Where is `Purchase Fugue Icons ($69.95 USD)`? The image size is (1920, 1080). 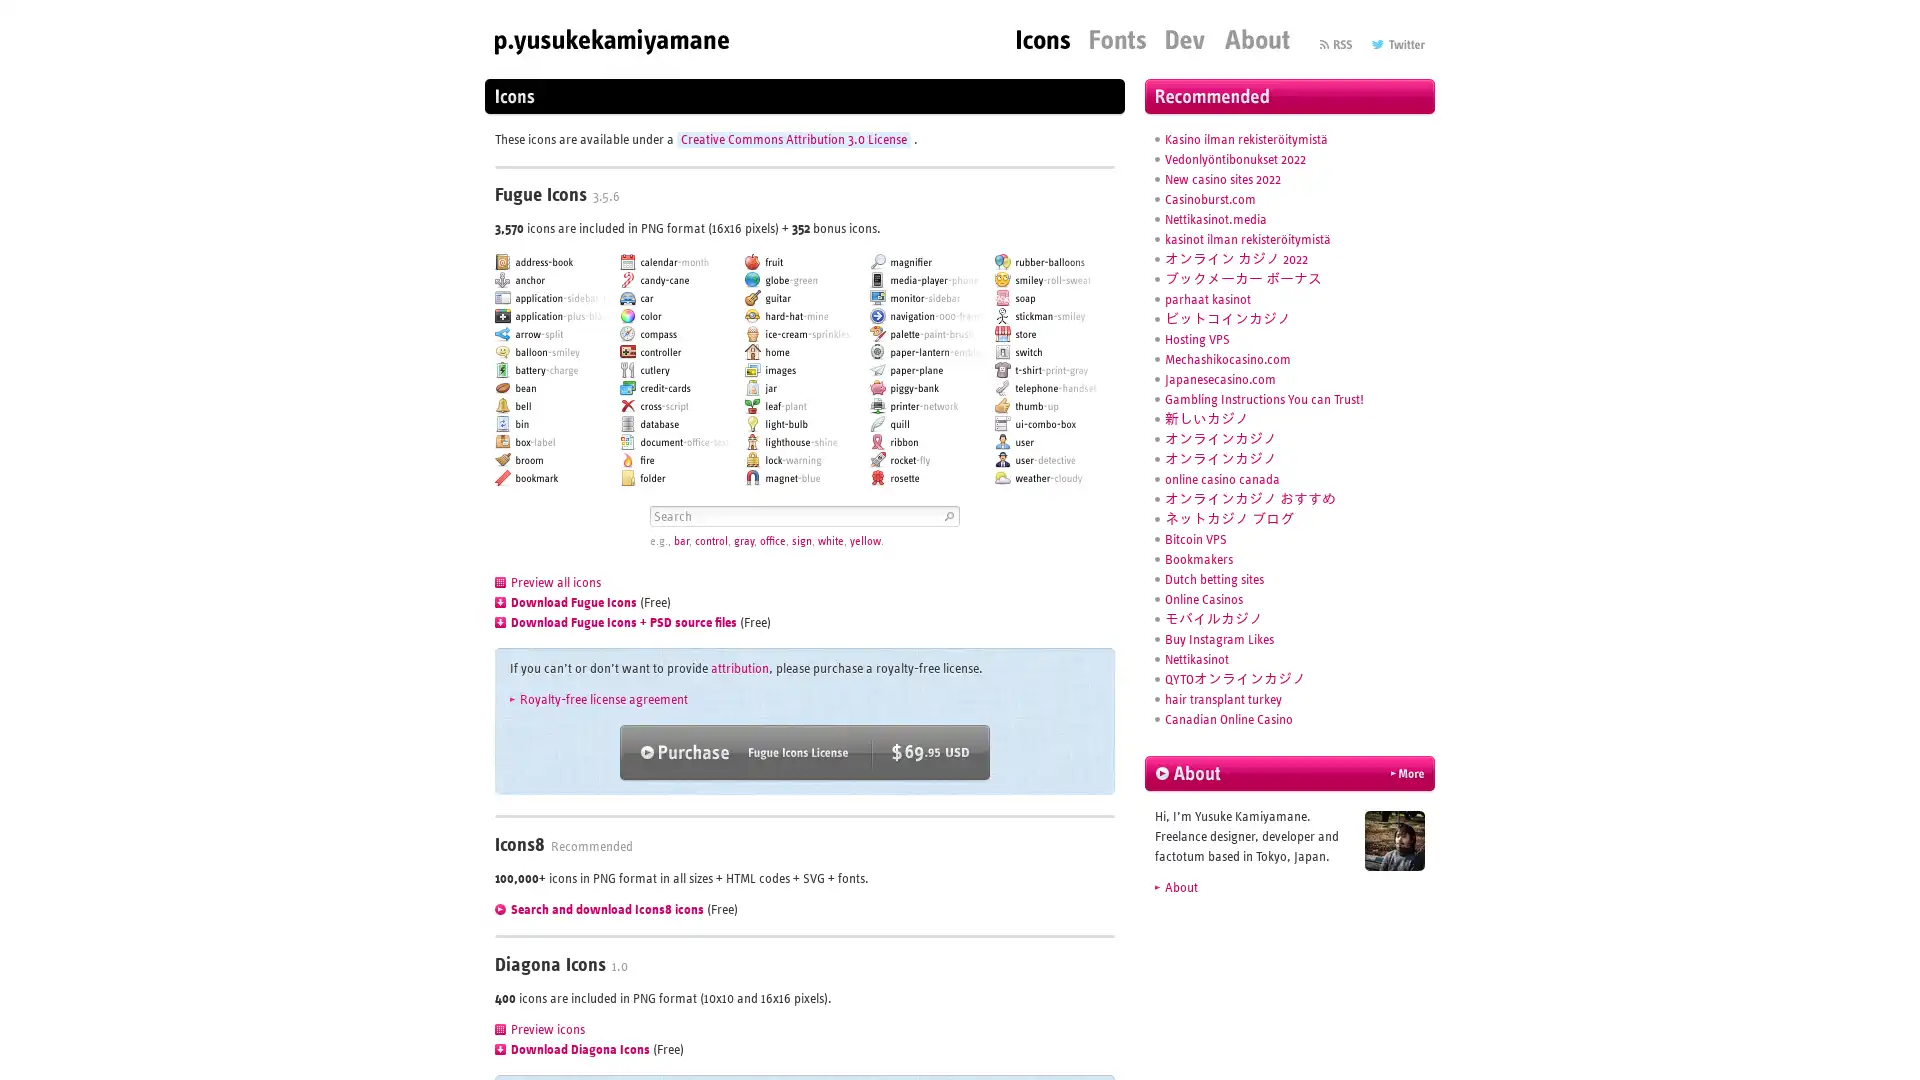
Purchase Fugue Icons ($69.95 USD) is located at coordinates (805, 752).